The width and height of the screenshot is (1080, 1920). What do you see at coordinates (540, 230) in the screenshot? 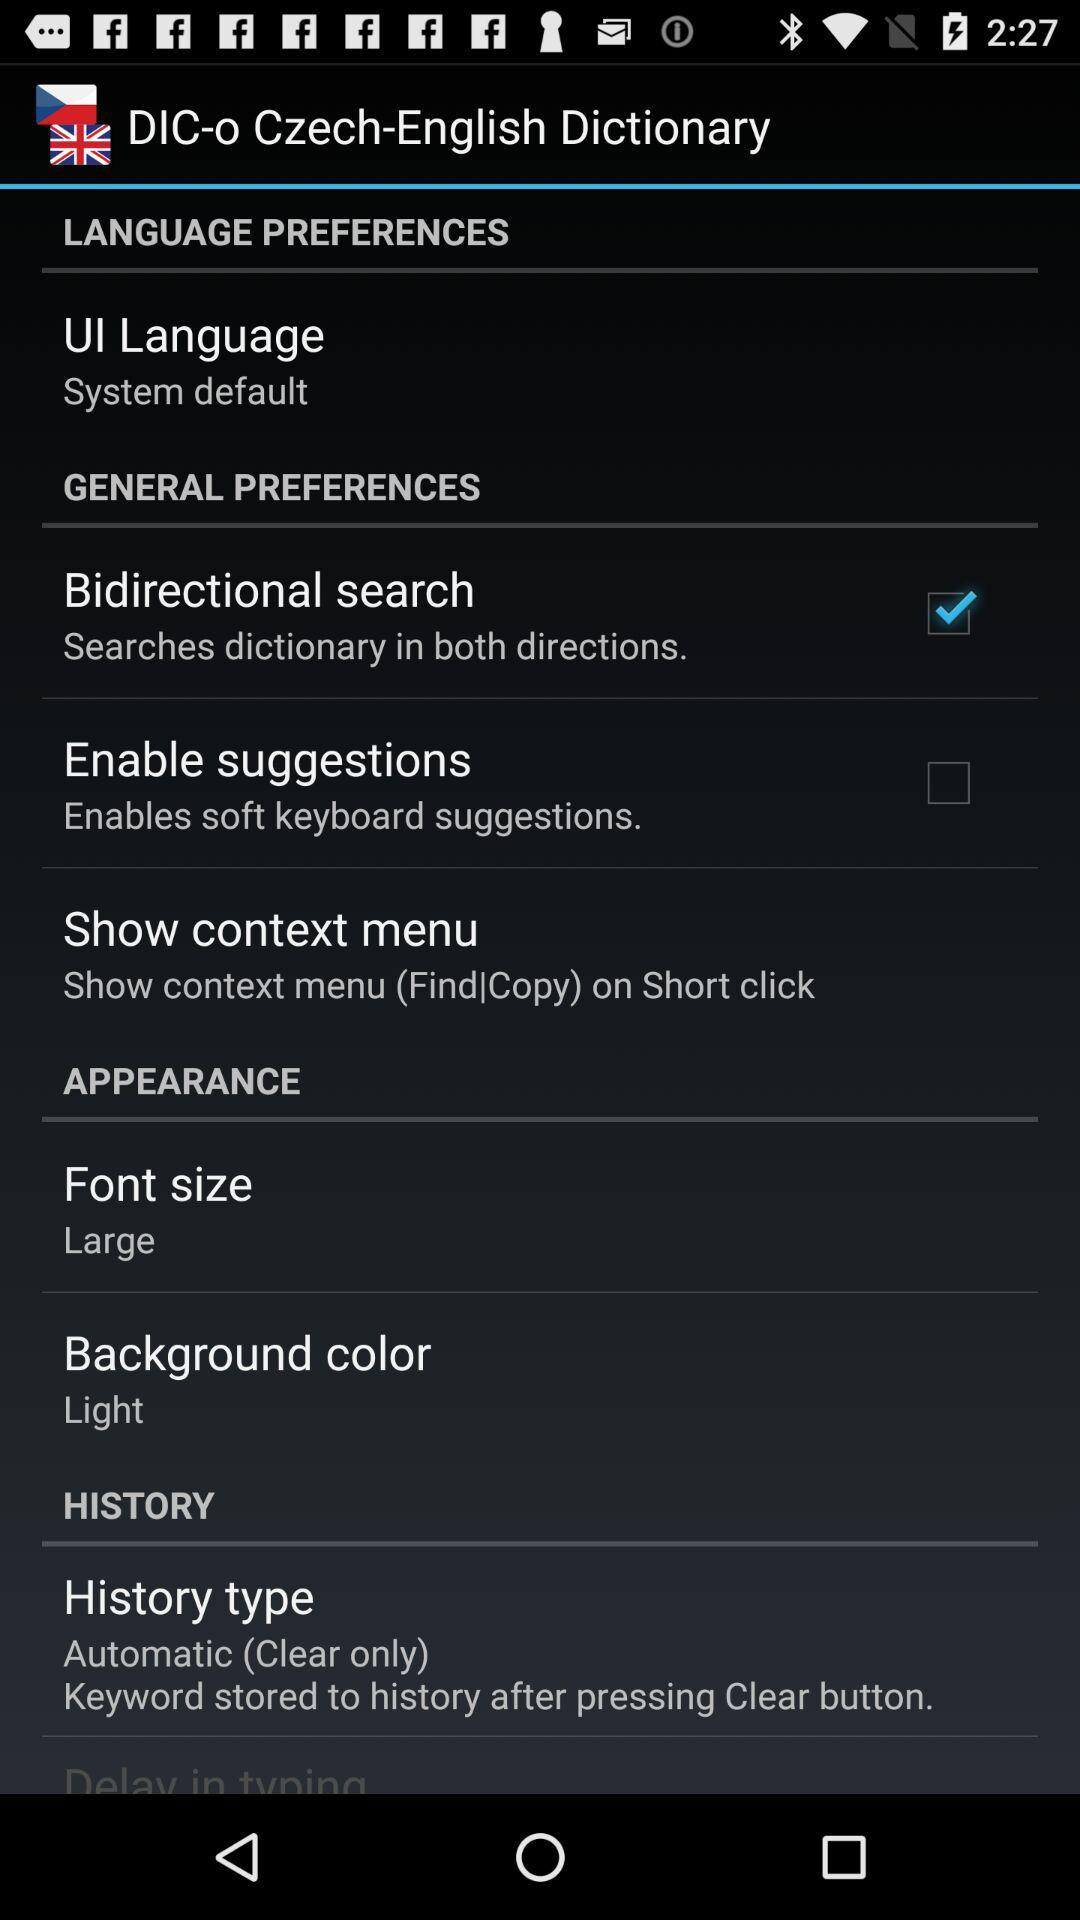
I see `app above ui language icon` at bounding box center [540, 230].